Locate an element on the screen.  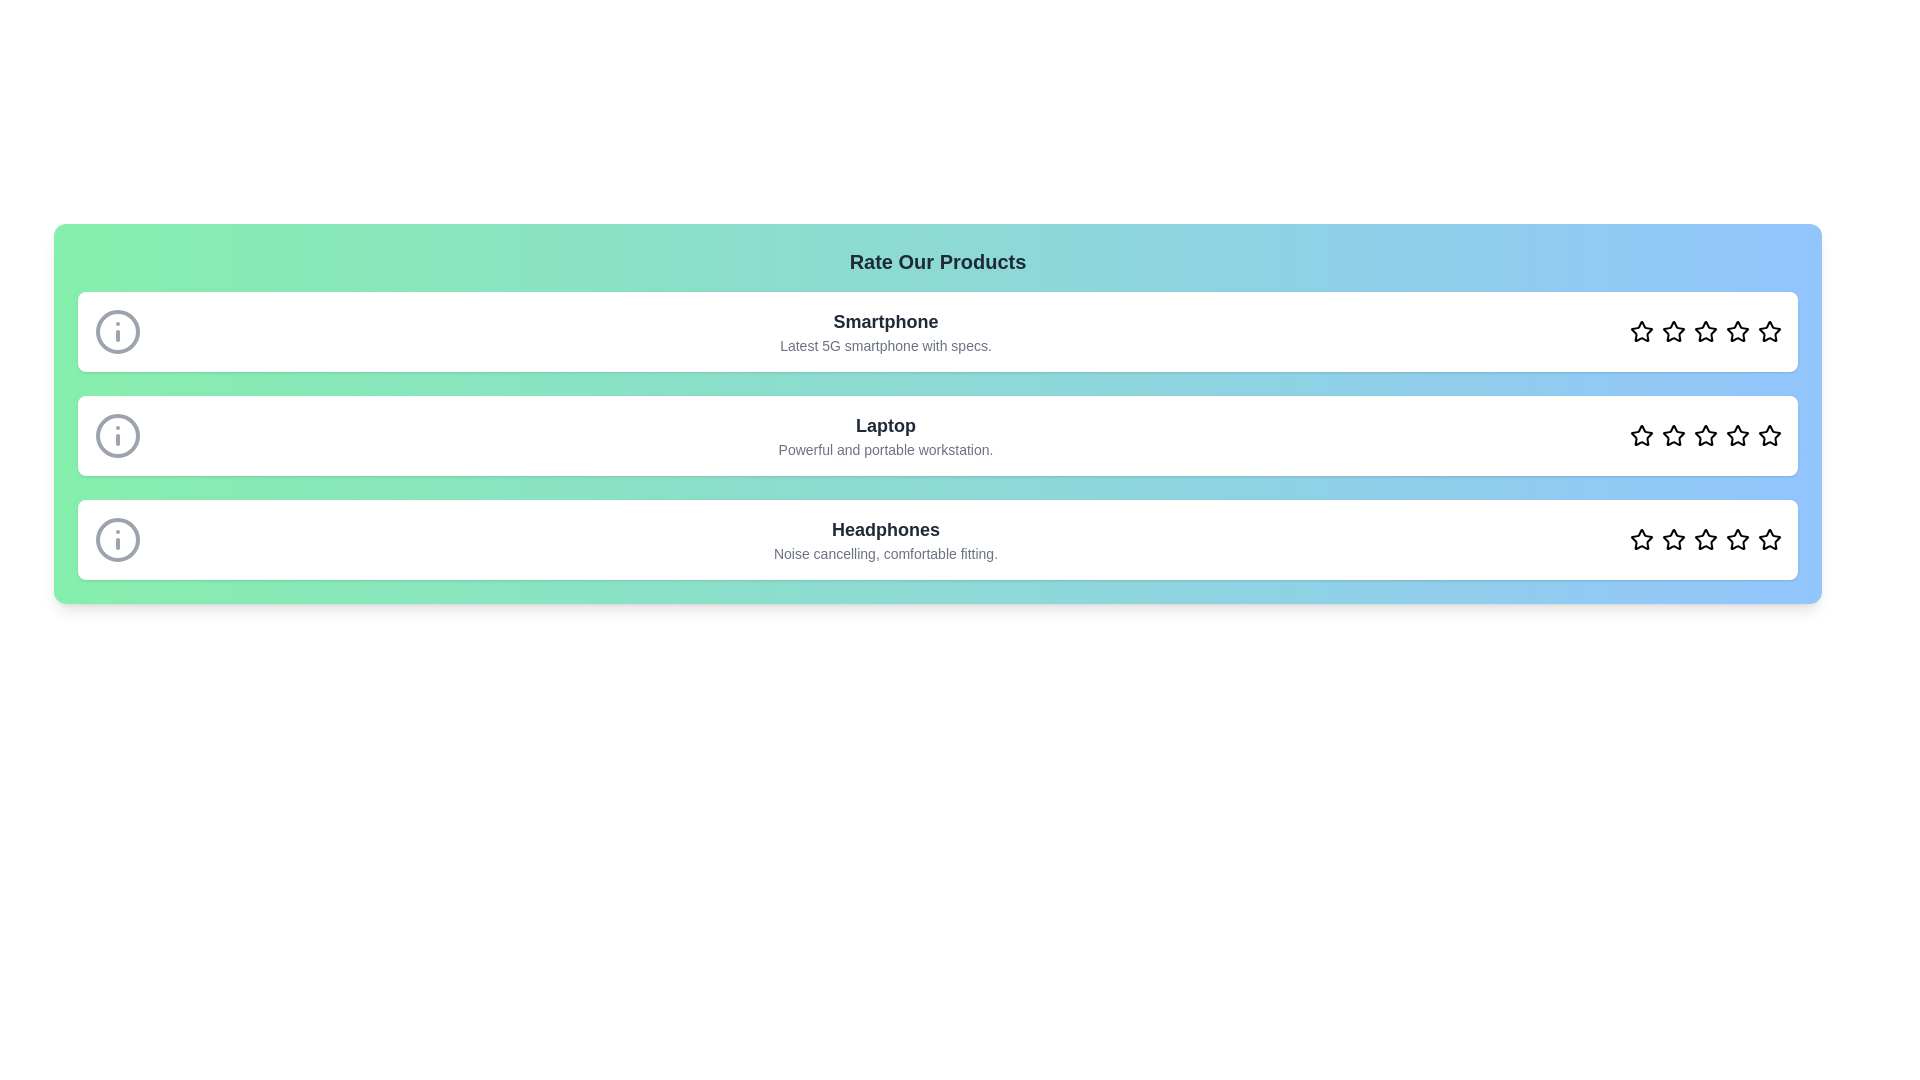
the first star icon in the rating system for the 'Headphones' category to provide a visual hint is located at coordinates (1641, 540).